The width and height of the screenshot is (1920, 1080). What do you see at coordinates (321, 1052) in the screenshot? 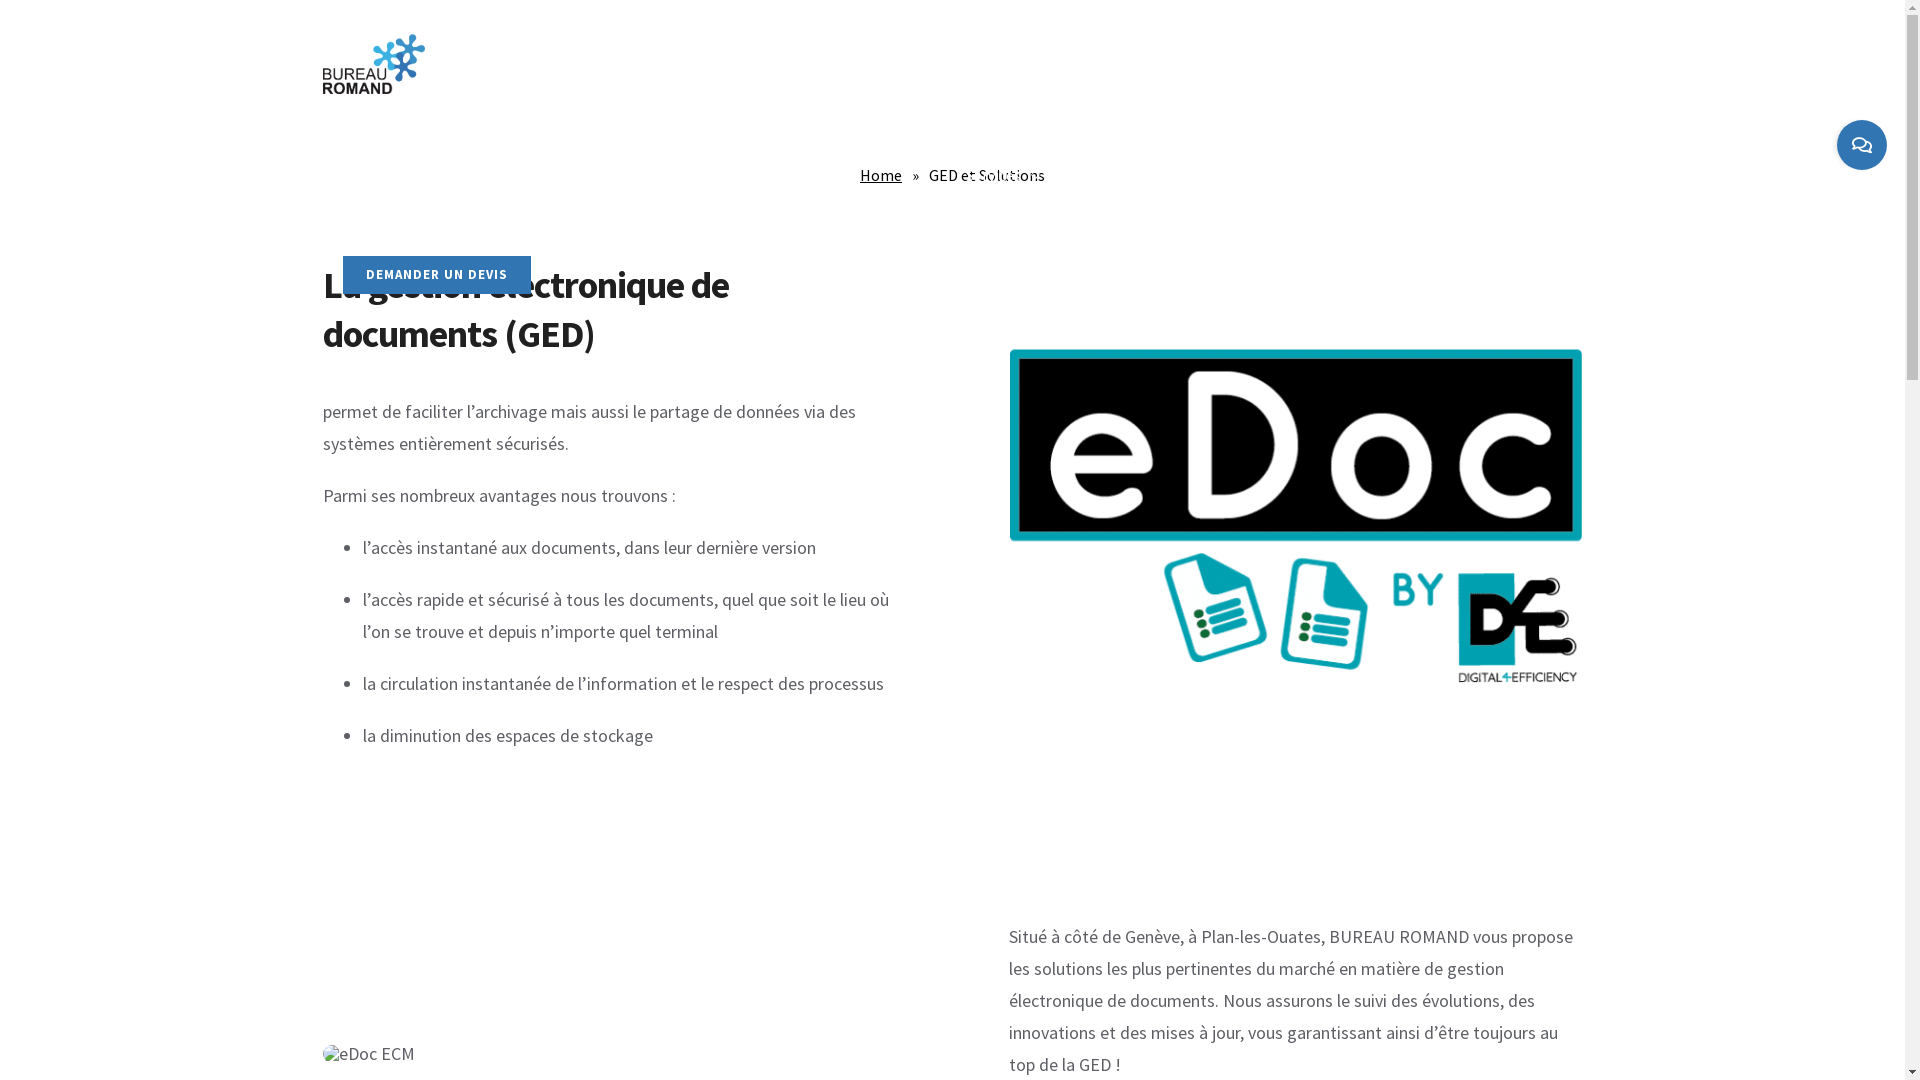
I see `'Logo eDoc ECM descripti'` at bounding box center [321, 1052].